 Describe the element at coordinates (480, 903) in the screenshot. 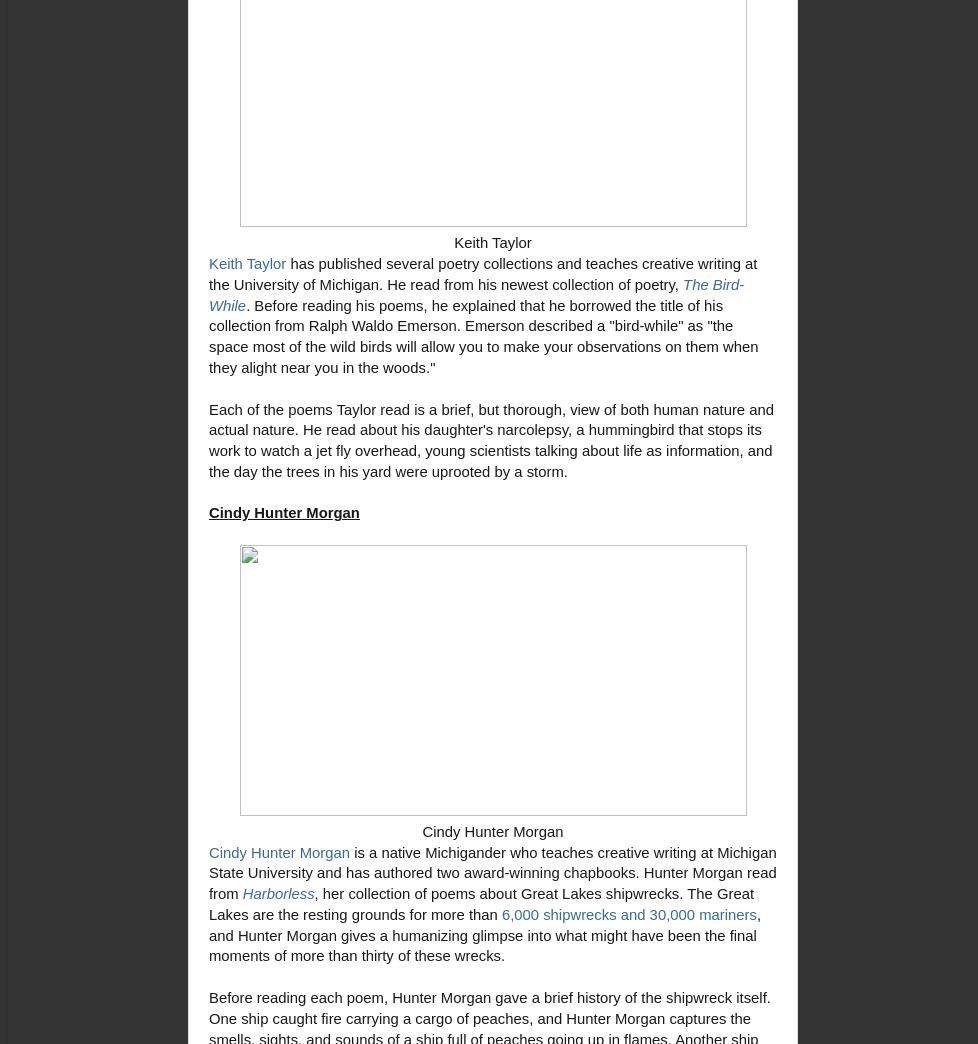

I see `', her collection of poems about Great Lakes shipwrecks. The Great Lakes are the resting grounds for more than'` at that location.